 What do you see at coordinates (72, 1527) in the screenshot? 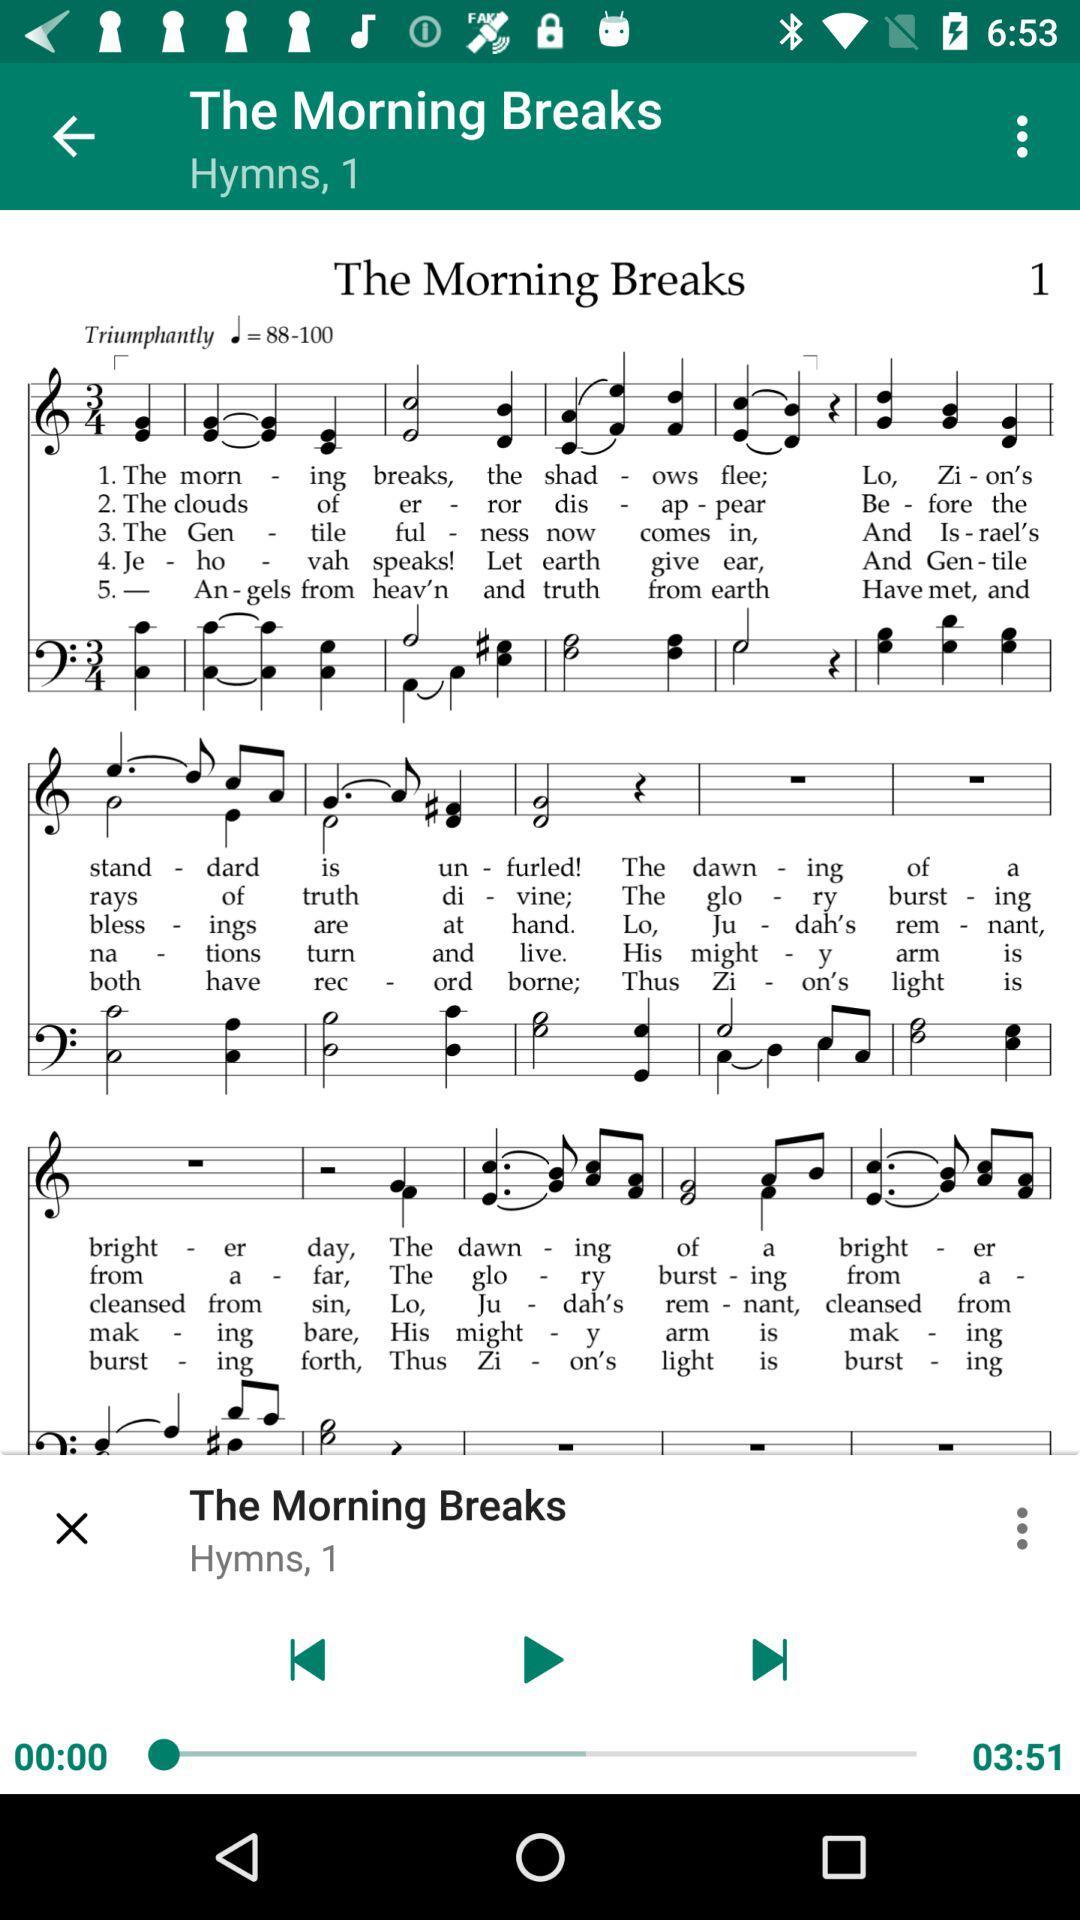
I see `exit song` at bounding box center [72, 1527].